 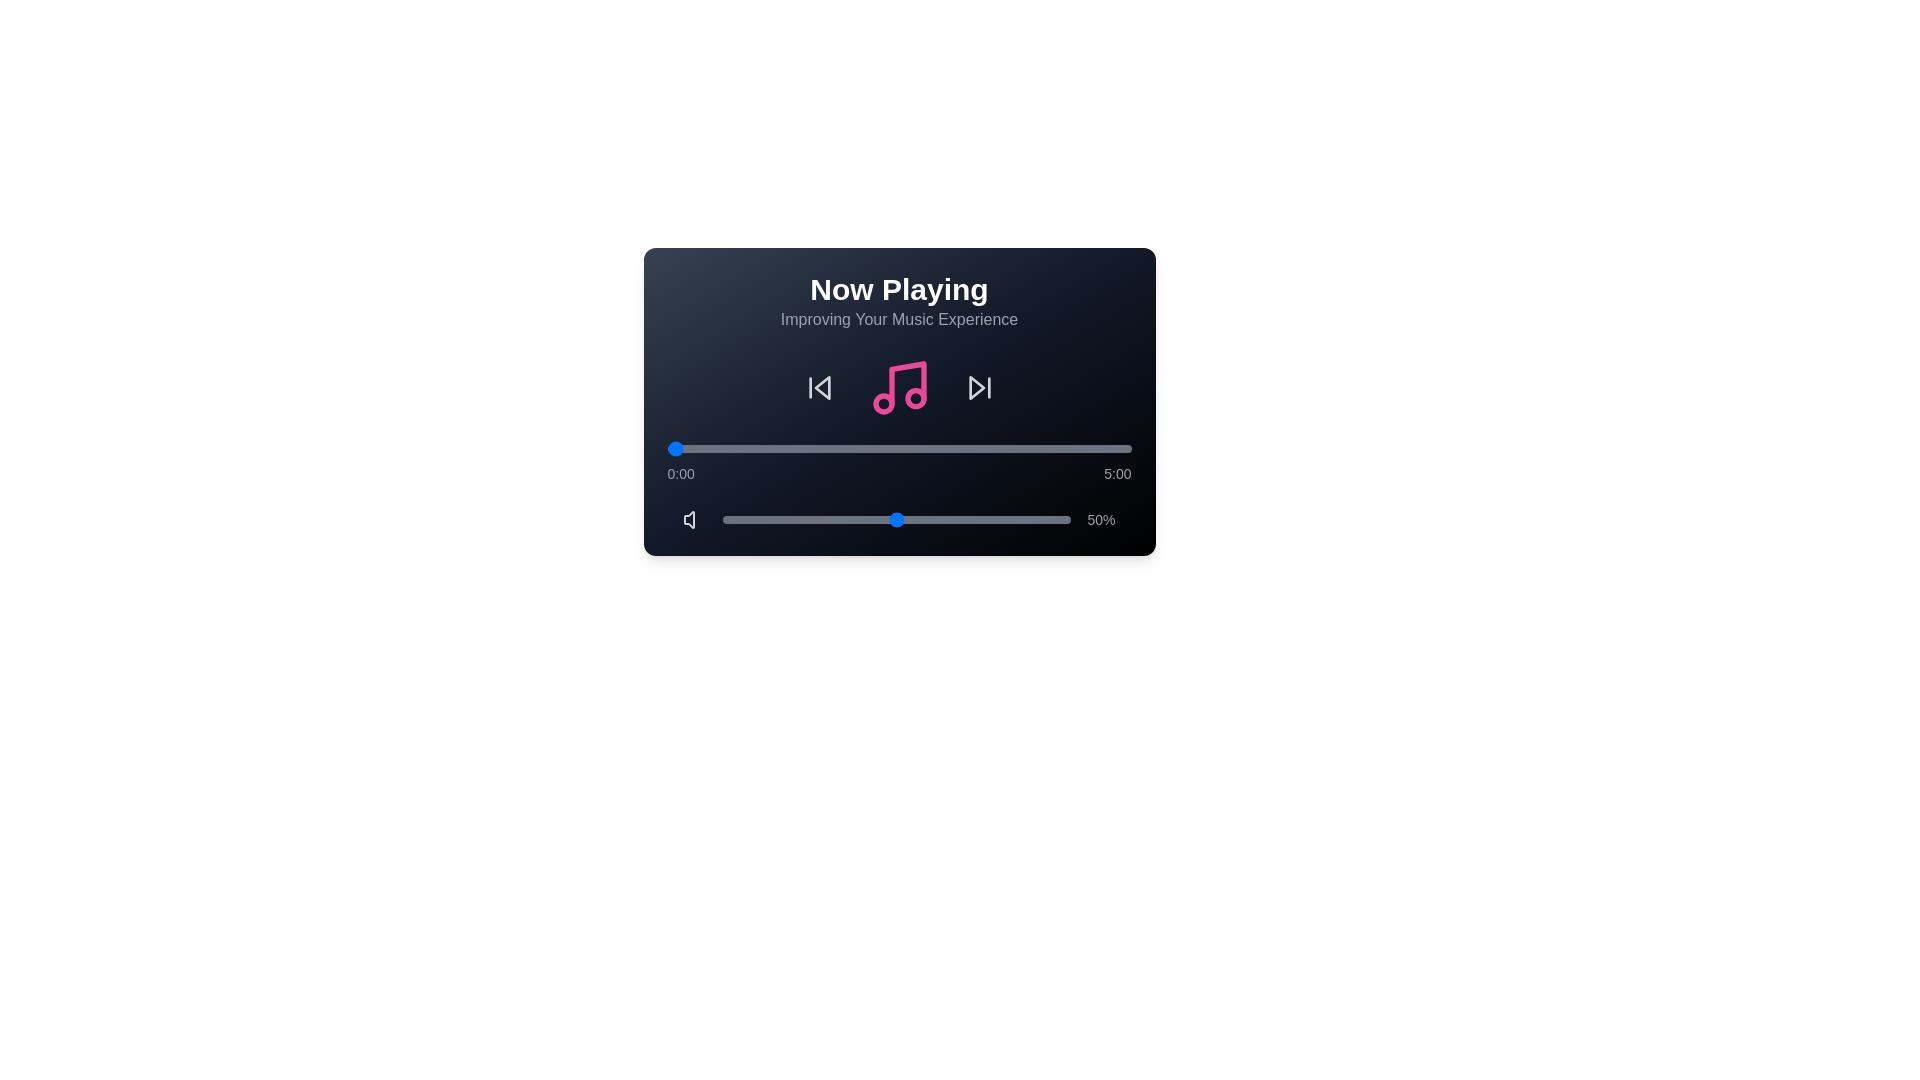 I want to click on the playback progress to 230 seconds, so click(x=1023, y=447).